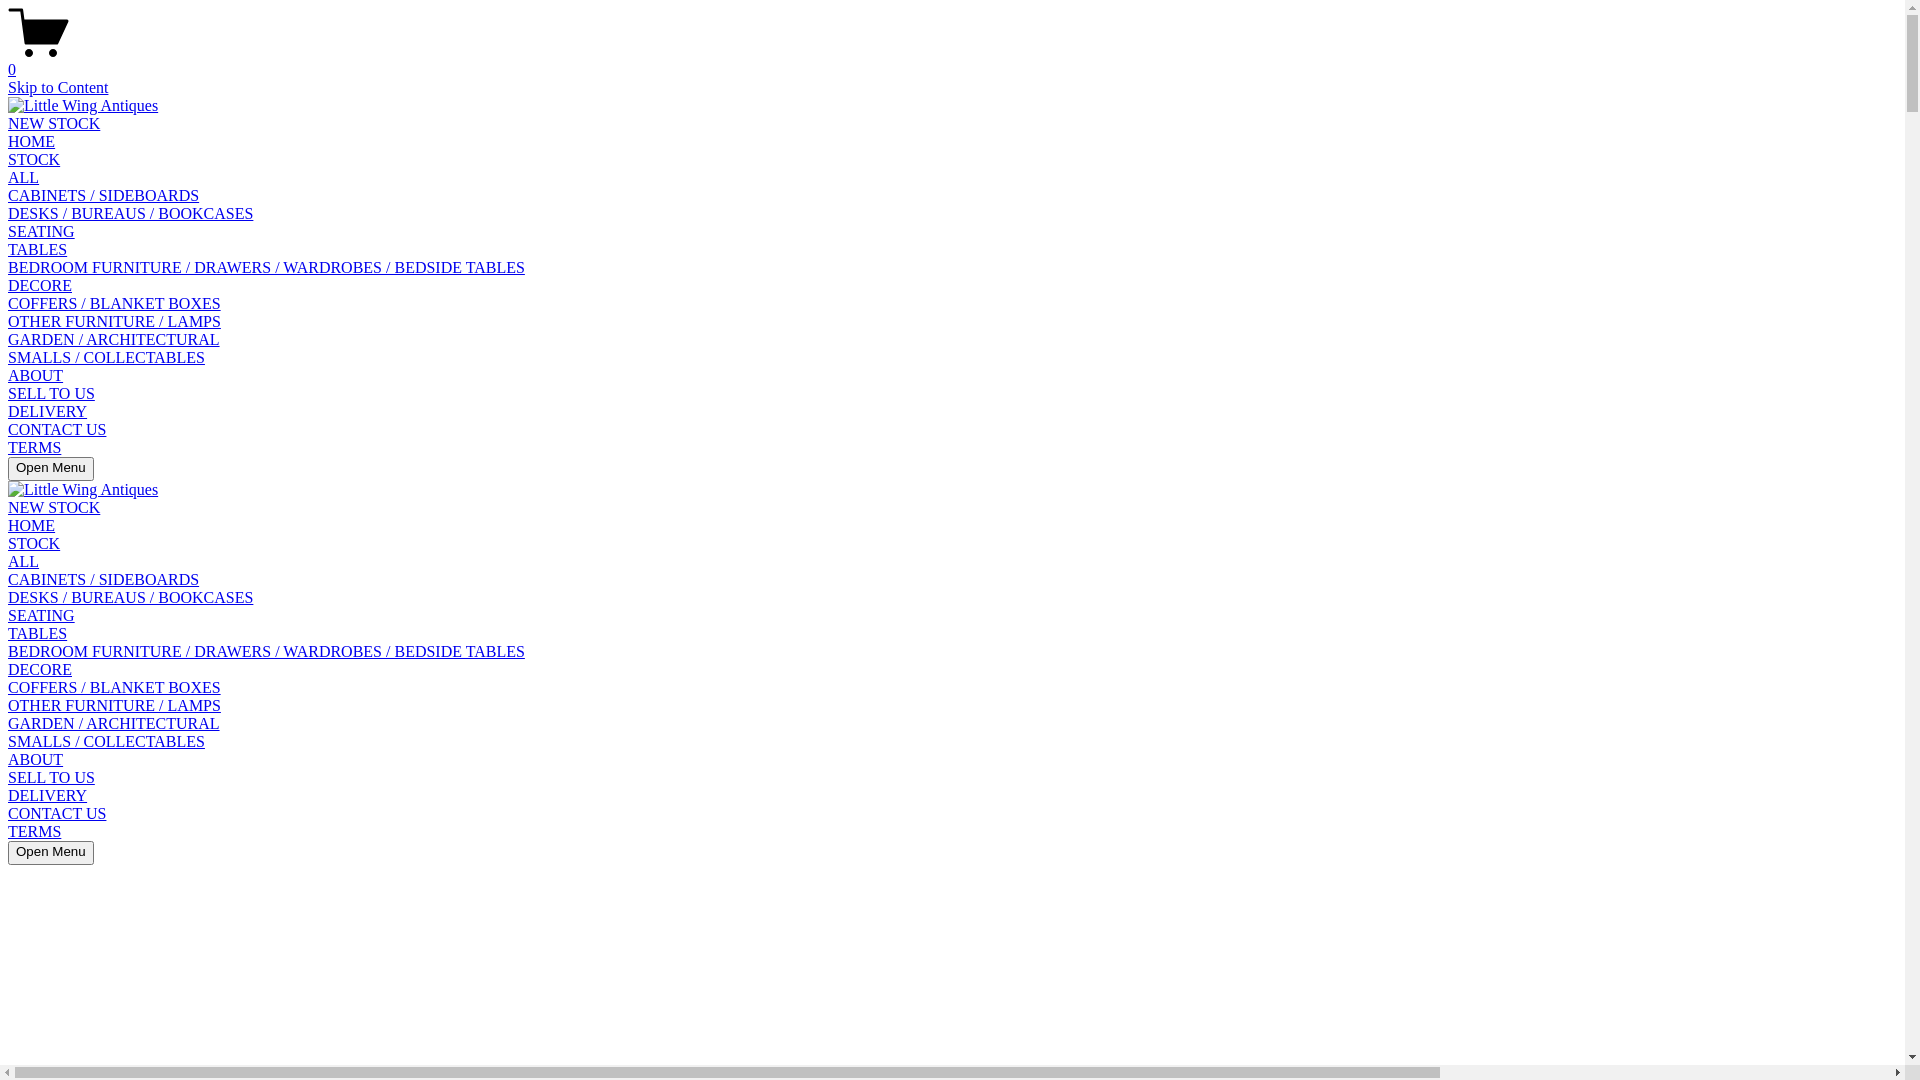 The height and width of the screenshot is (1080, 1920). Describe the element at coordinates (113, 723) in the screenshot. I see `'GARDEN / ARCHITECTURAL'` at that location.